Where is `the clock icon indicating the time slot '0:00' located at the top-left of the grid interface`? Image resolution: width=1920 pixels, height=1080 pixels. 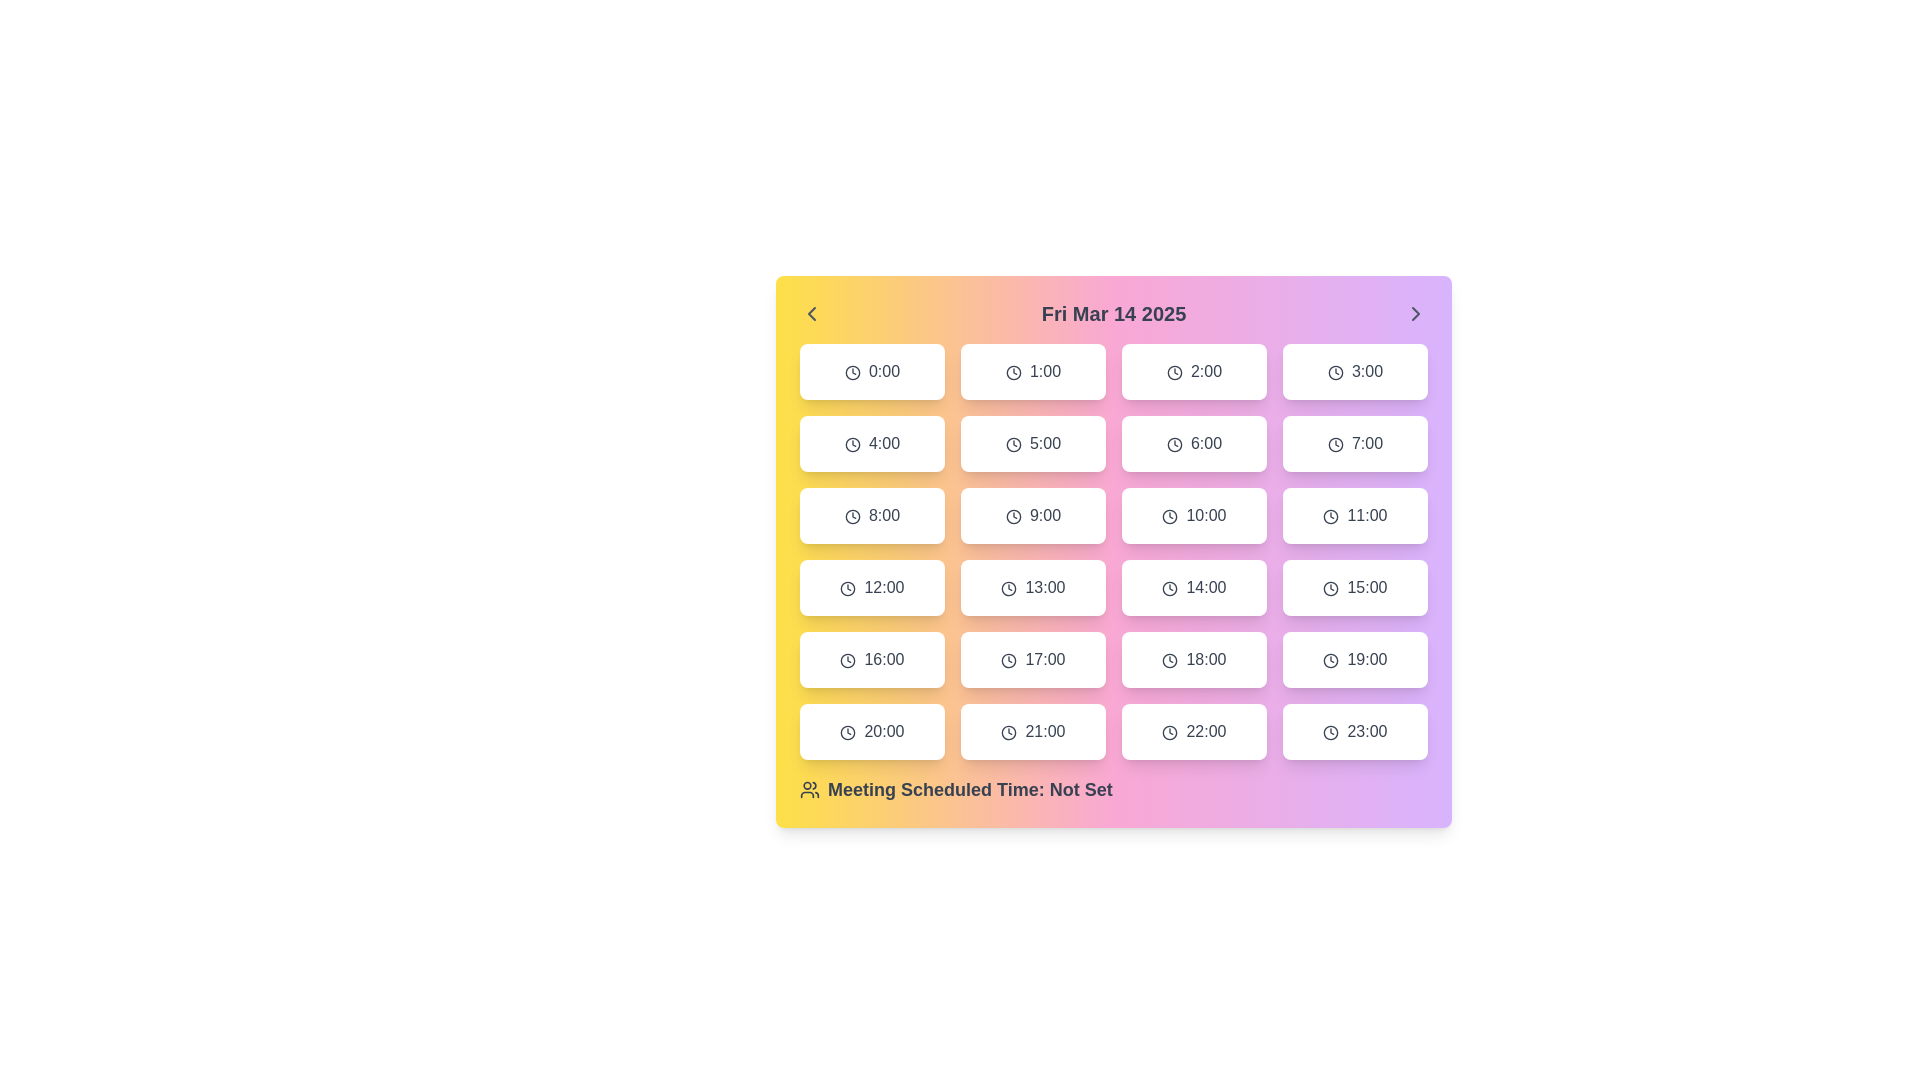 the clock icon indicating the time slot '0:00' located at the top-left of the grid interface is located at coordinates (852, 372).